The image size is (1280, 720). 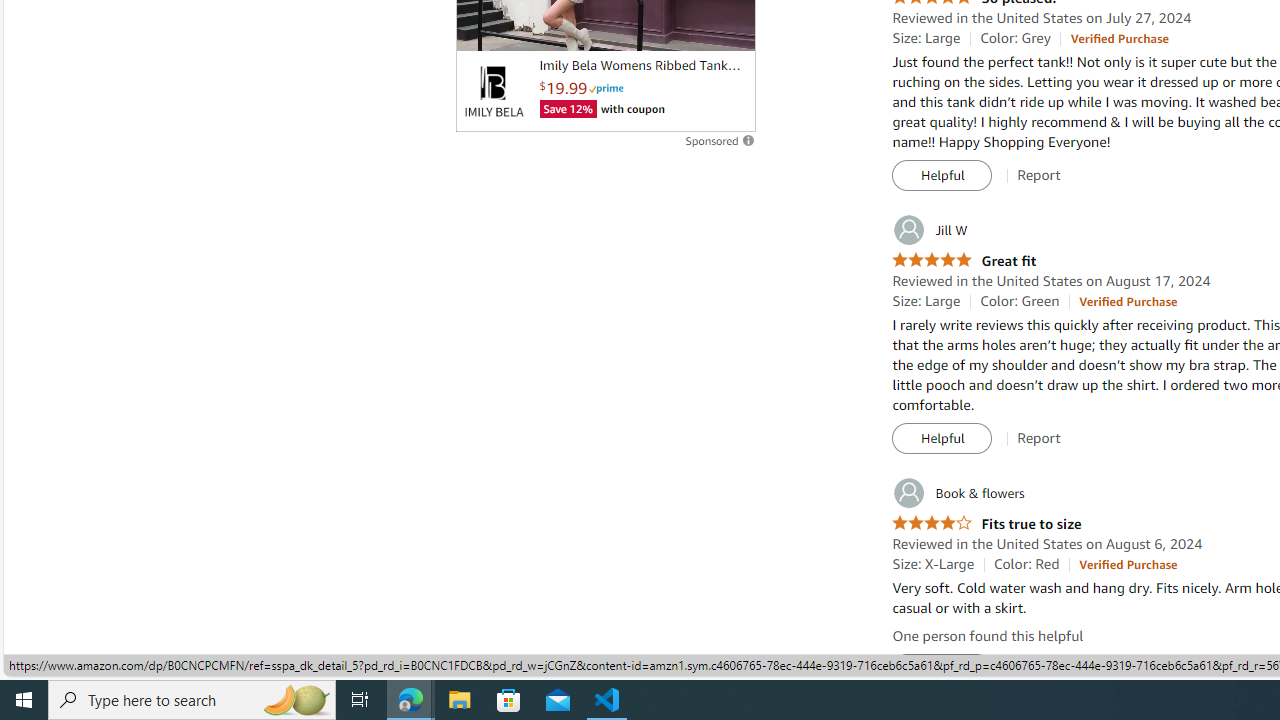 What do you see at coordinates (928, 229) in the screenshot?
I see `'Jill W'` at bounding box center [928, 229].